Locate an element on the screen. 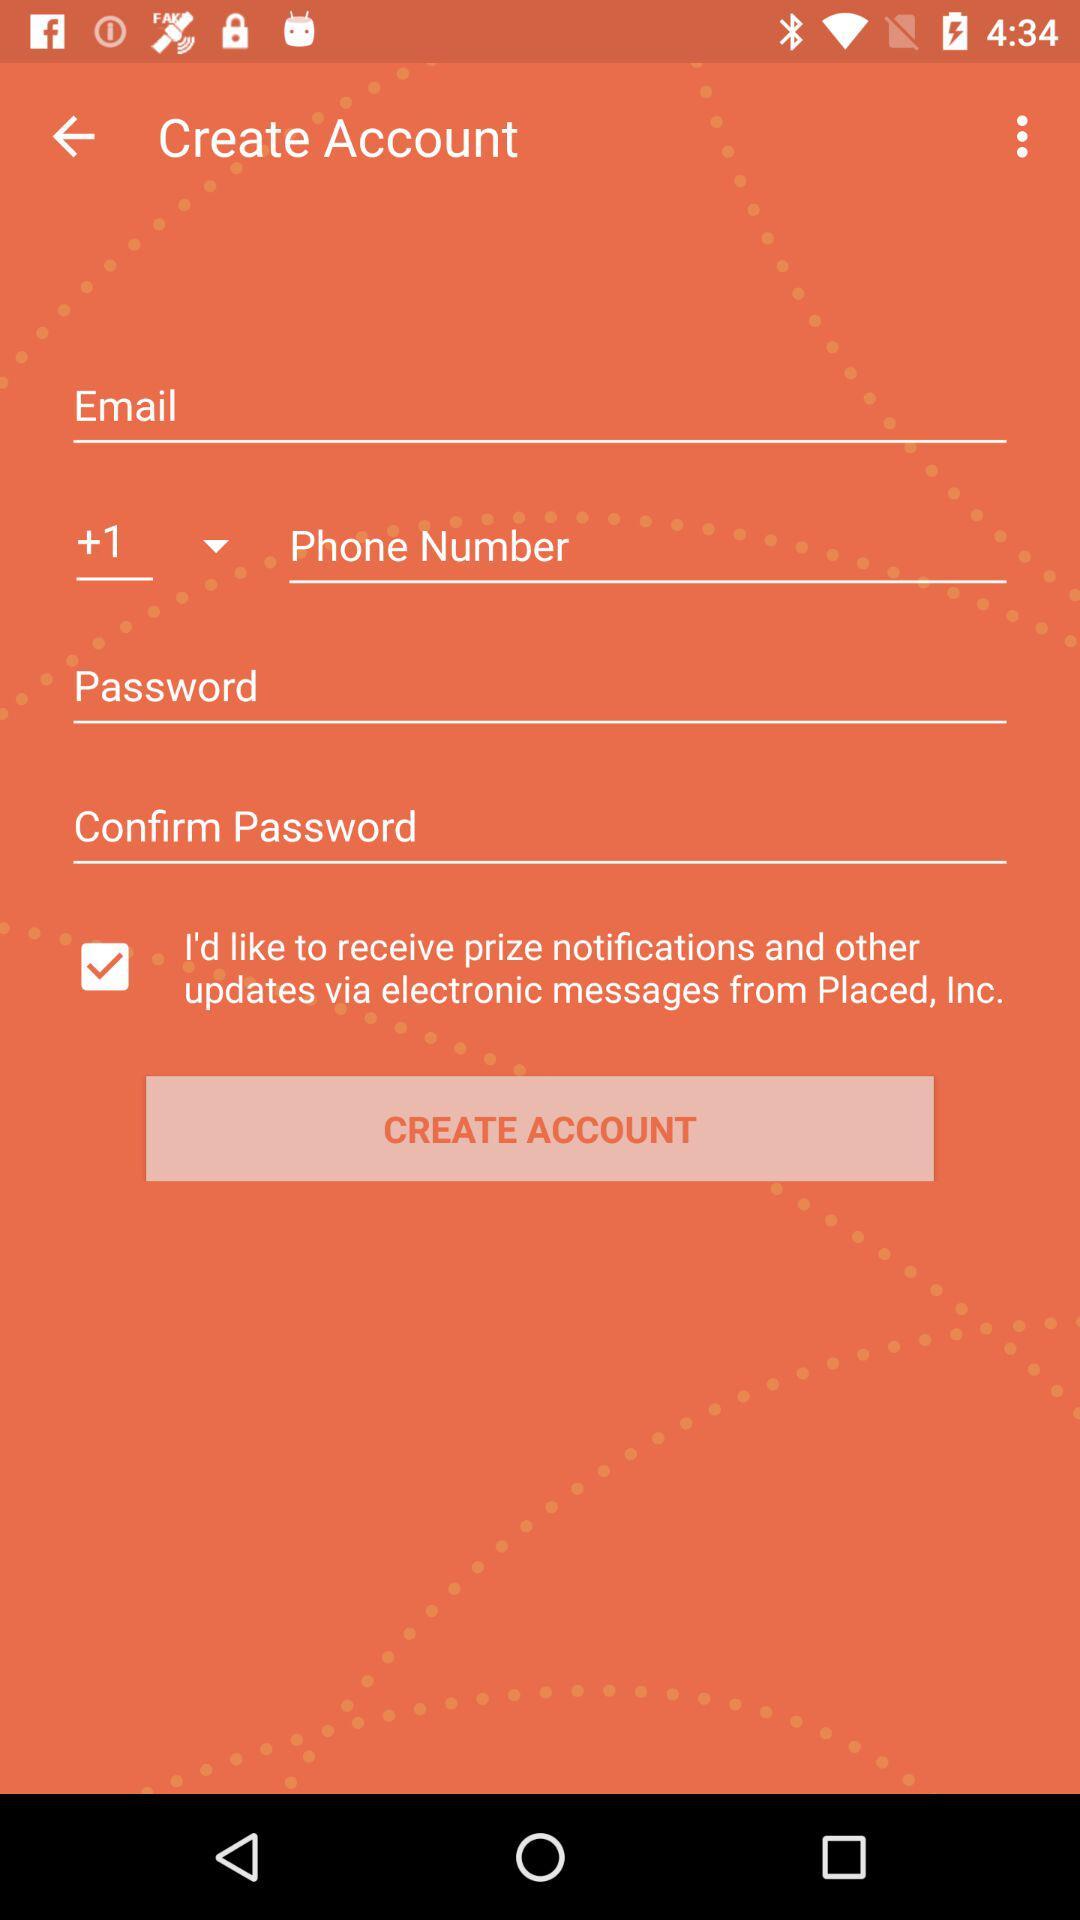 This screenshot has width=1080, height=1920. insert password is located at coordinates (540, 828).